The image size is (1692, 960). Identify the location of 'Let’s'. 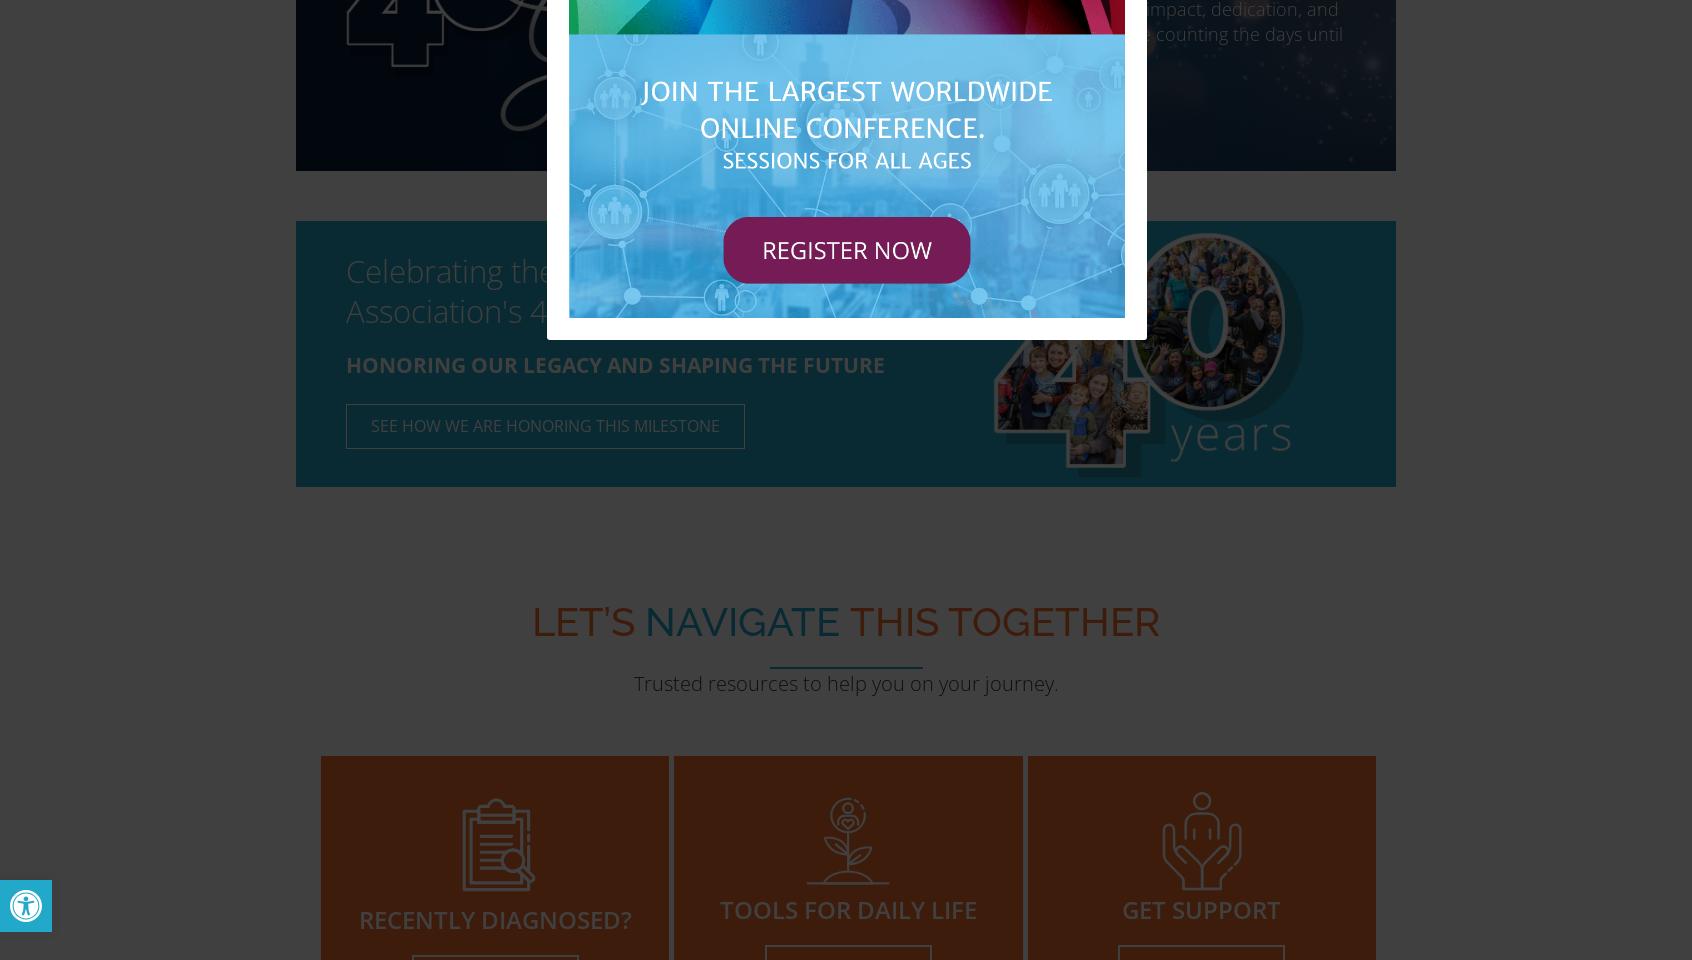
(582, 620).